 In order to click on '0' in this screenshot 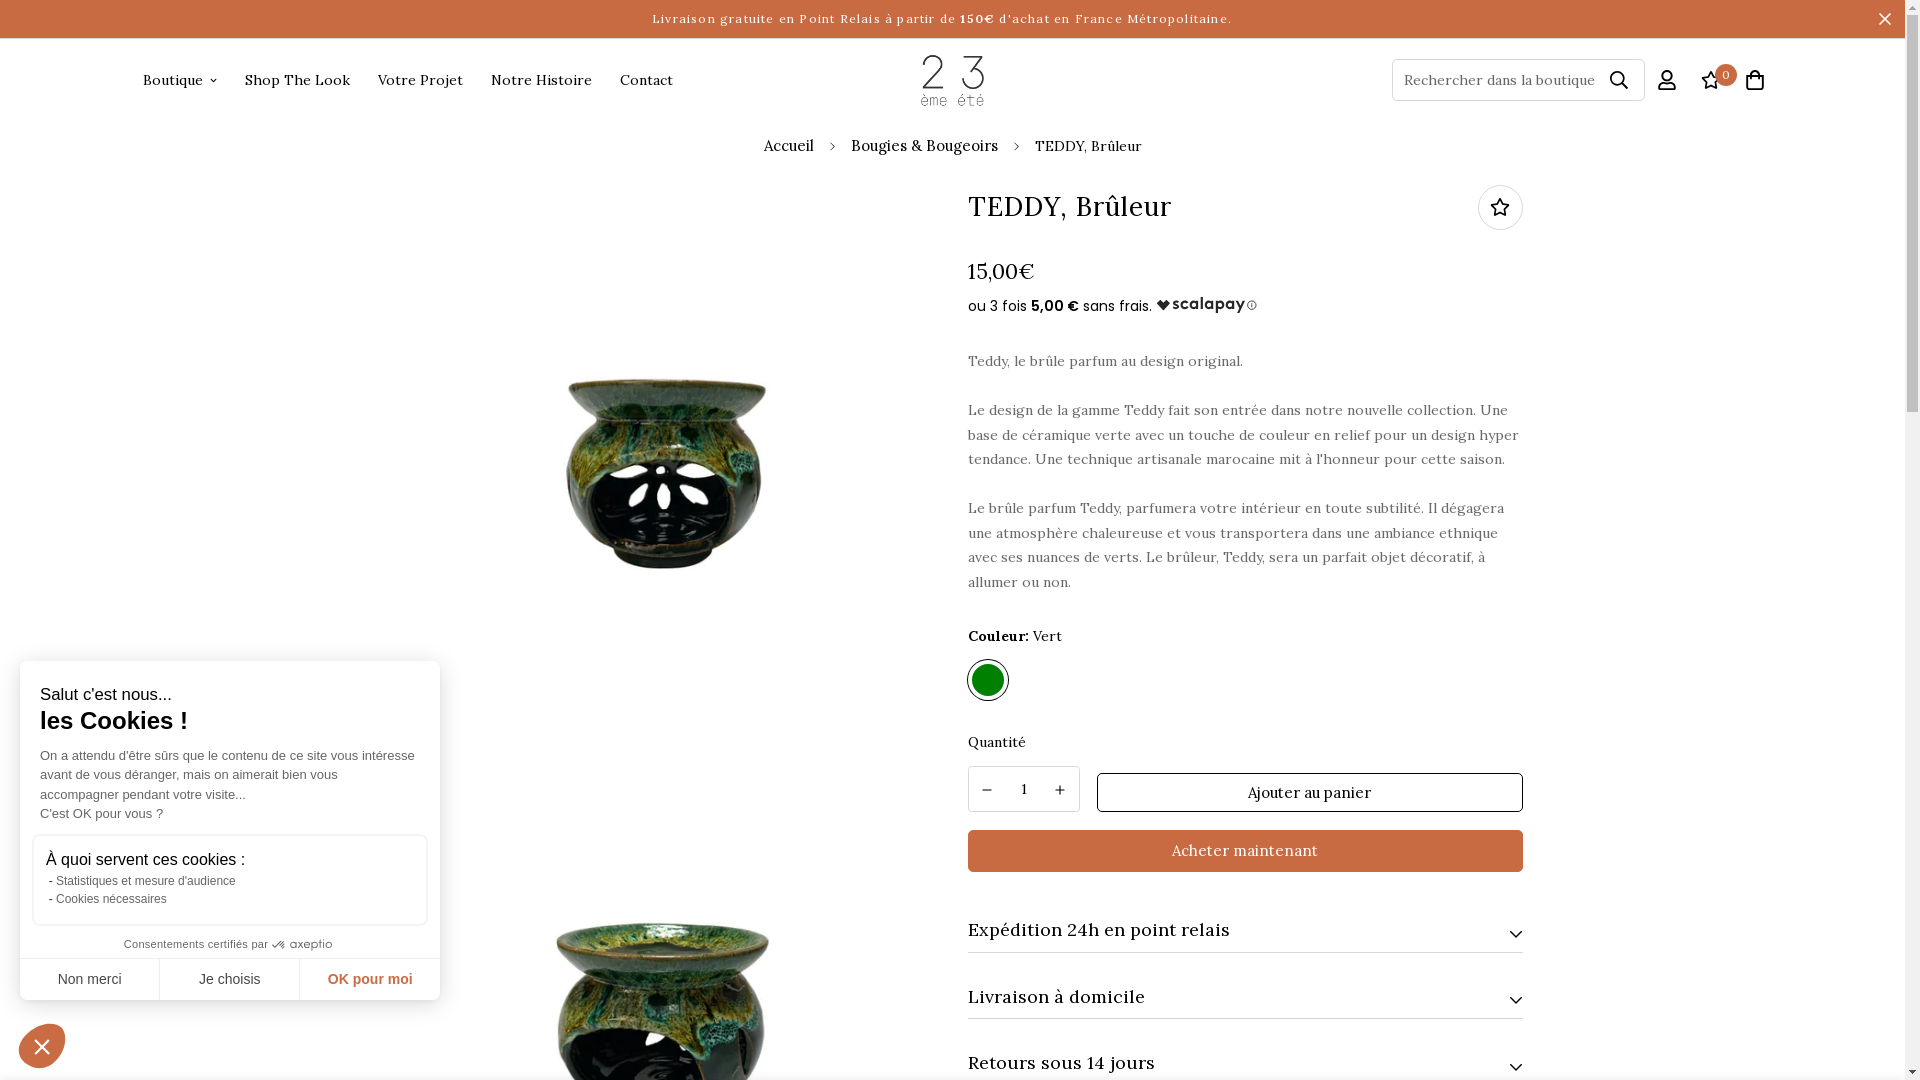, I will do `click(1708, 78)`.